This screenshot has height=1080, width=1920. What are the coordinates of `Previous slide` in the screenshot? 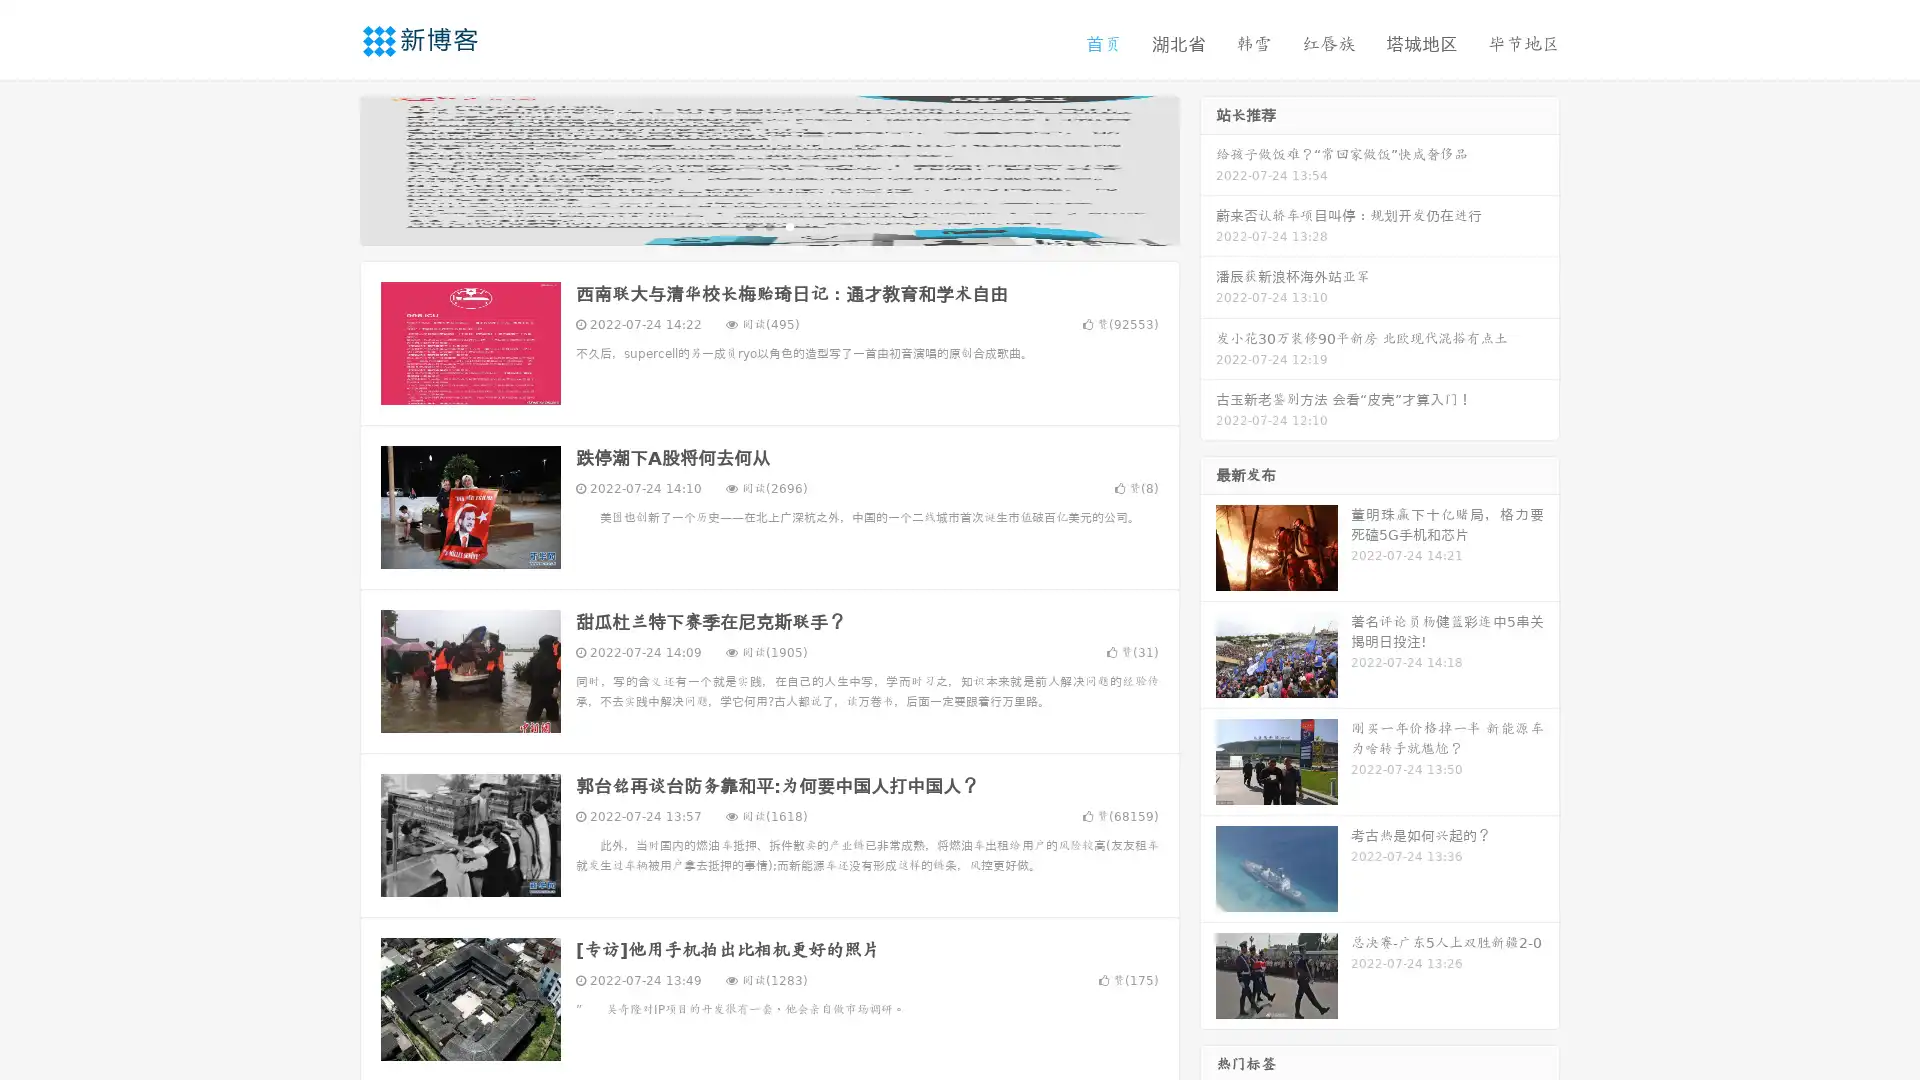 It's located at (330, 168).